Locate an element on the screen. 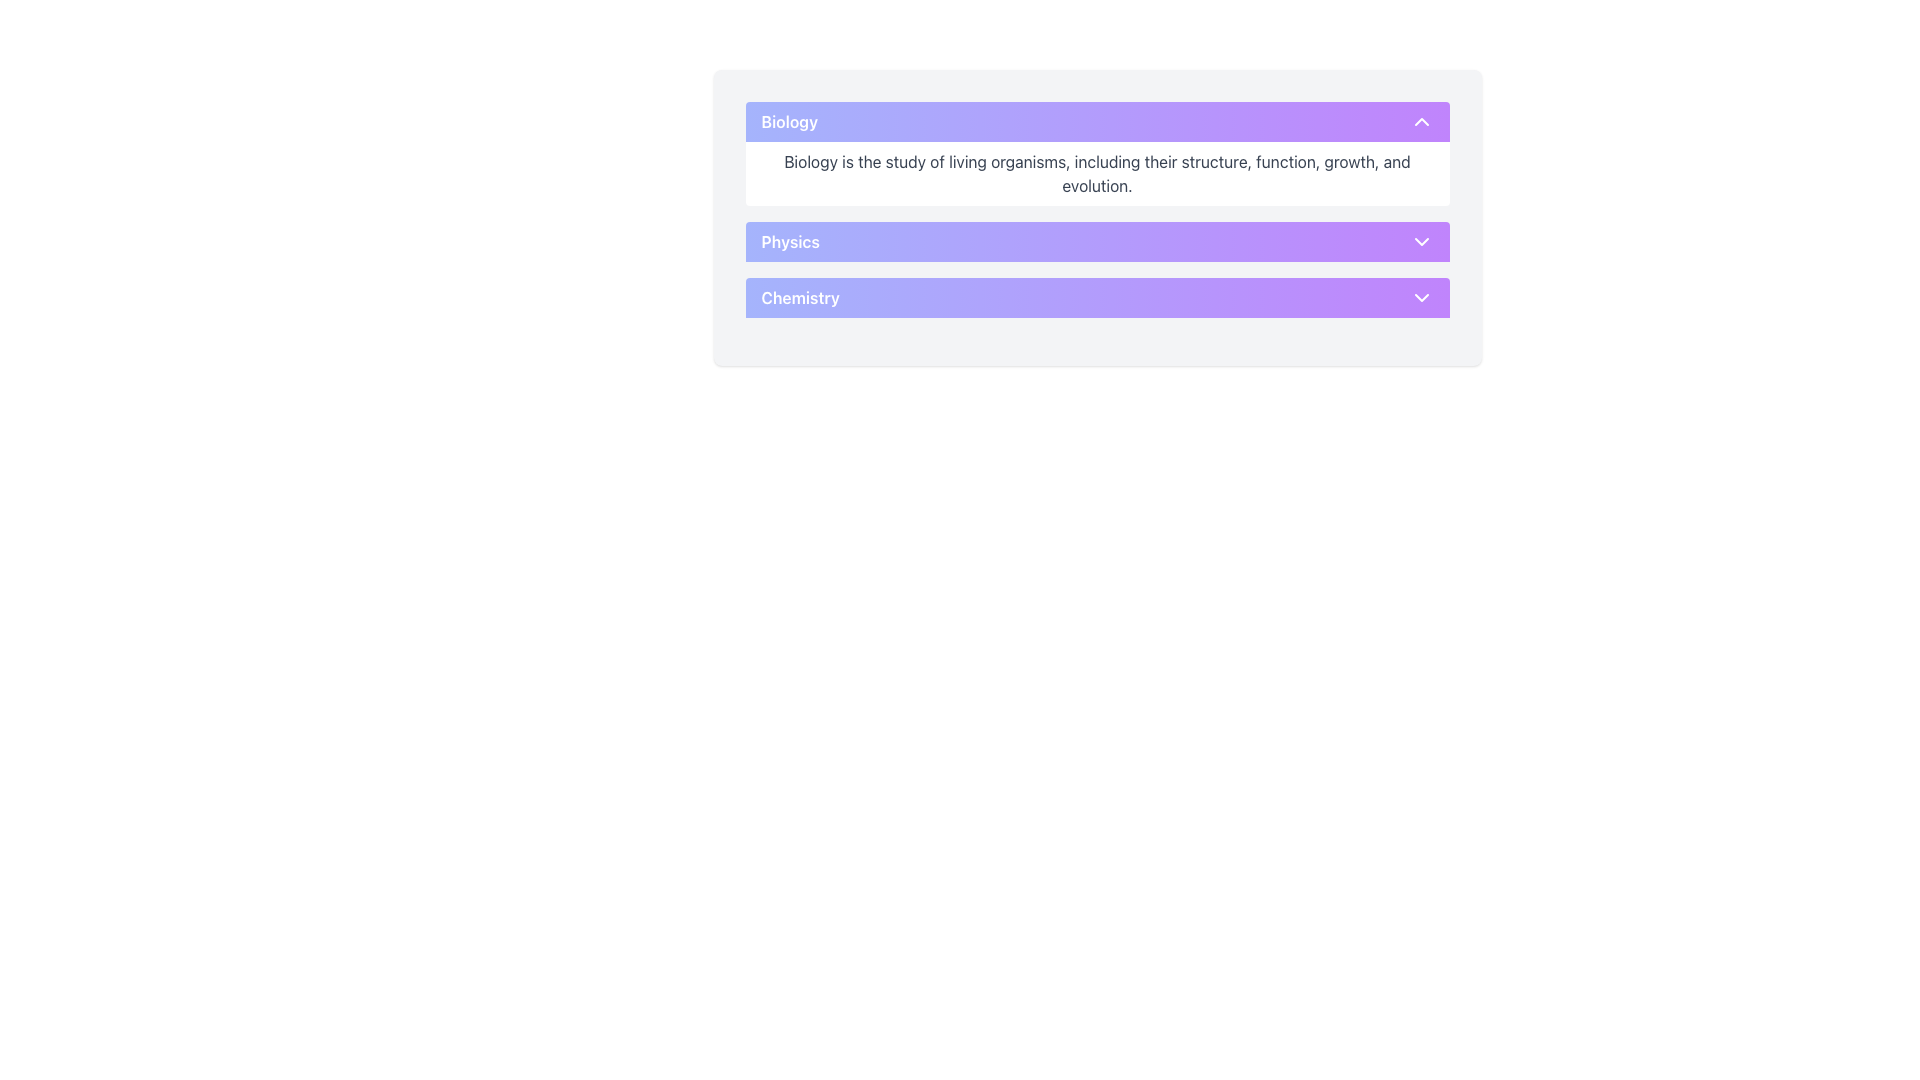  text content of the label displaying 'Physics', which is in bold typeface and located in the horizontal bar with a gradient background, positioned to the left of an arrow icon is located at coordinates (789, 241).